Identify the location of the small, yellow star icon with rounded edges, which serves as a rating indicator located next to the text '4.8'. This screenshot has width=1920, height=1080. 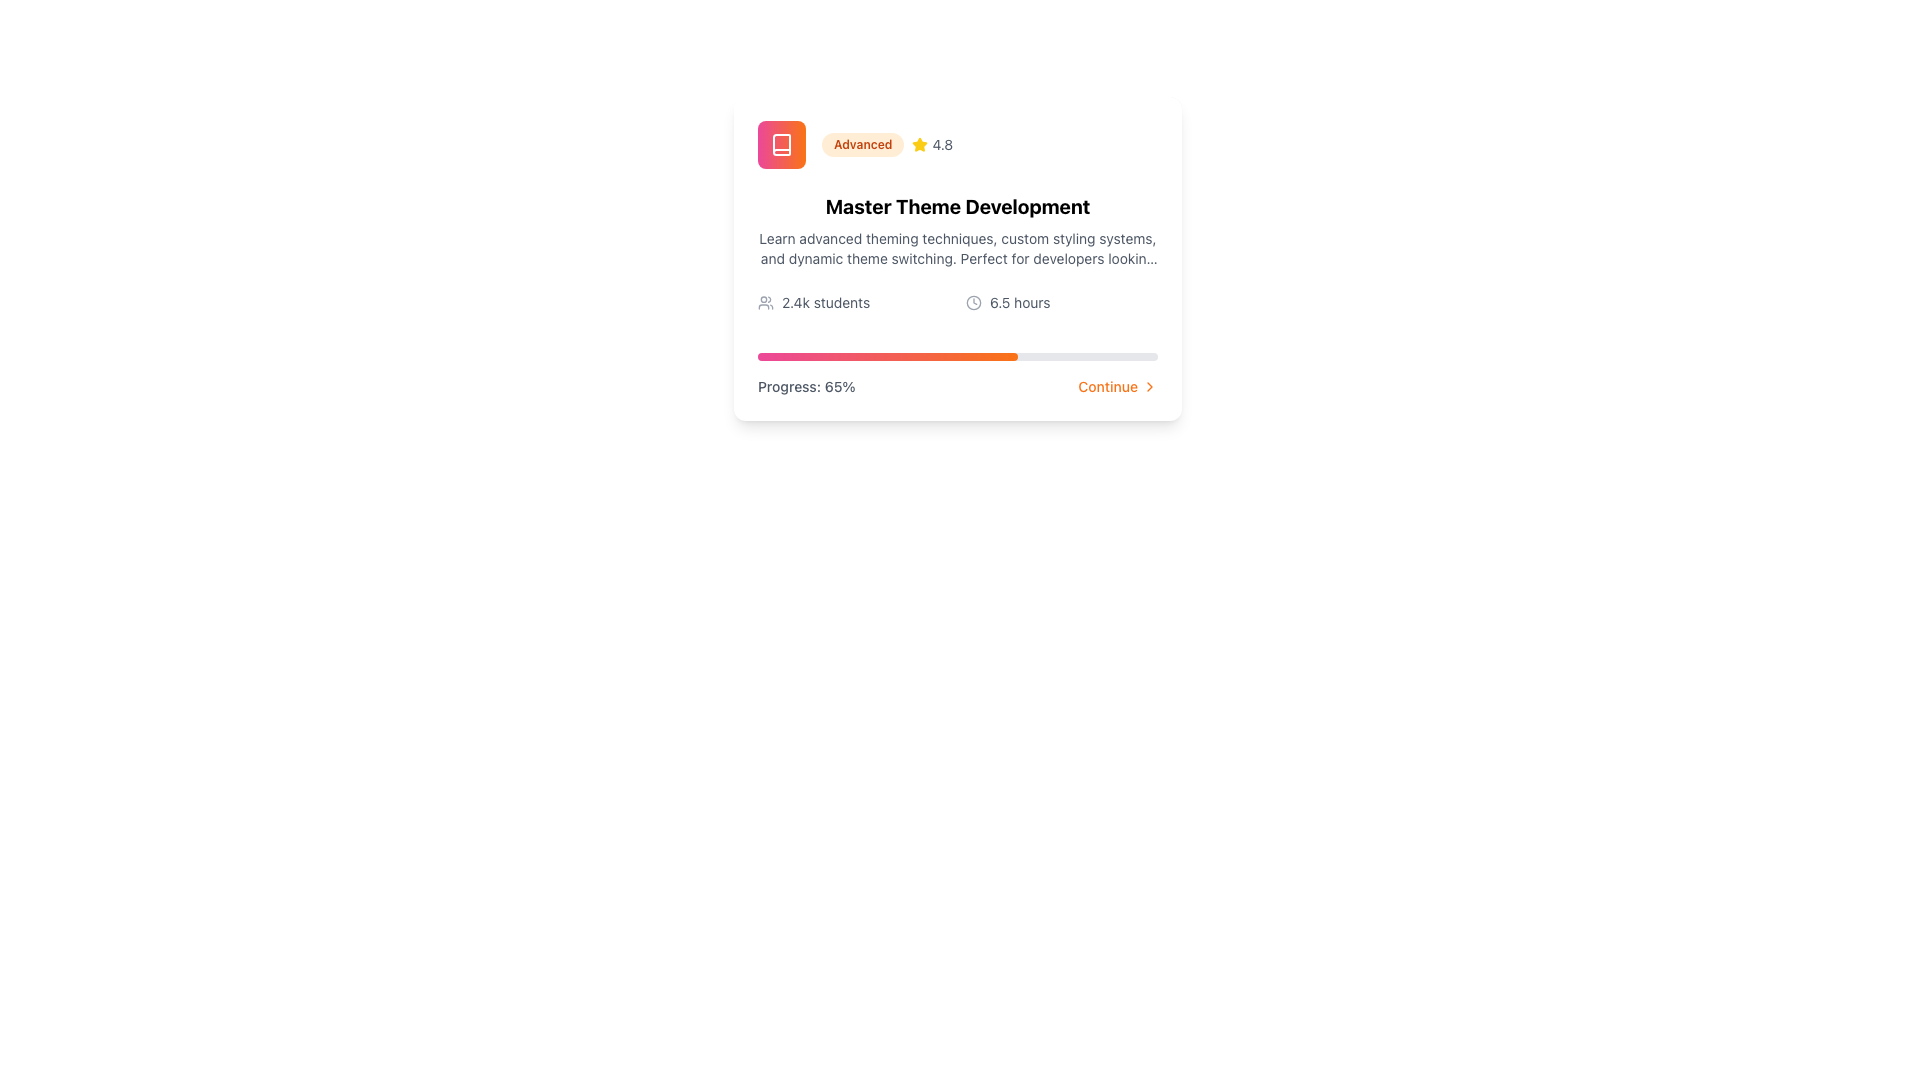
(919, 144).